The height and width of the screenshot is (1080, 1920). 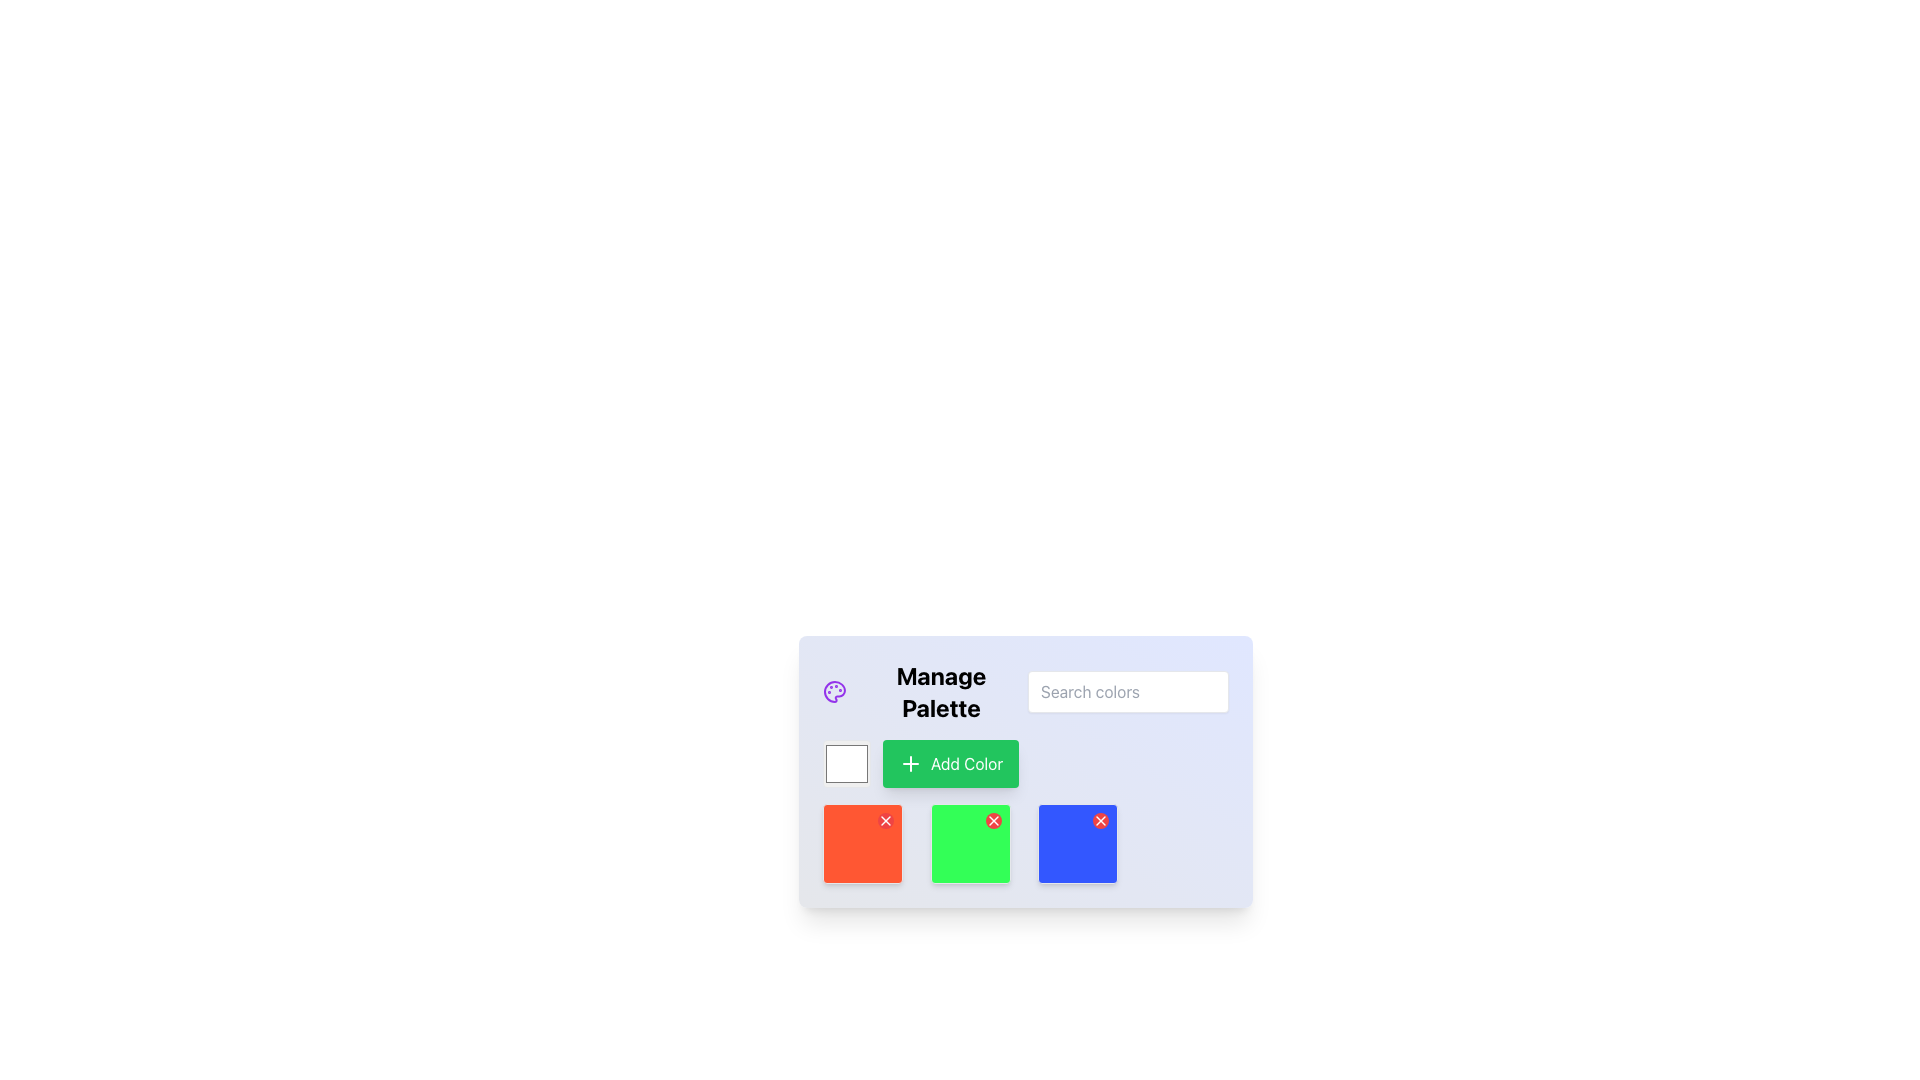 What do you see at coordinates (863, 844) in the screenshot?
I see `the vibrant orange Color tile with a delete button located in the bottom-left corner of the grid layout` at bounding box center [863, 844].